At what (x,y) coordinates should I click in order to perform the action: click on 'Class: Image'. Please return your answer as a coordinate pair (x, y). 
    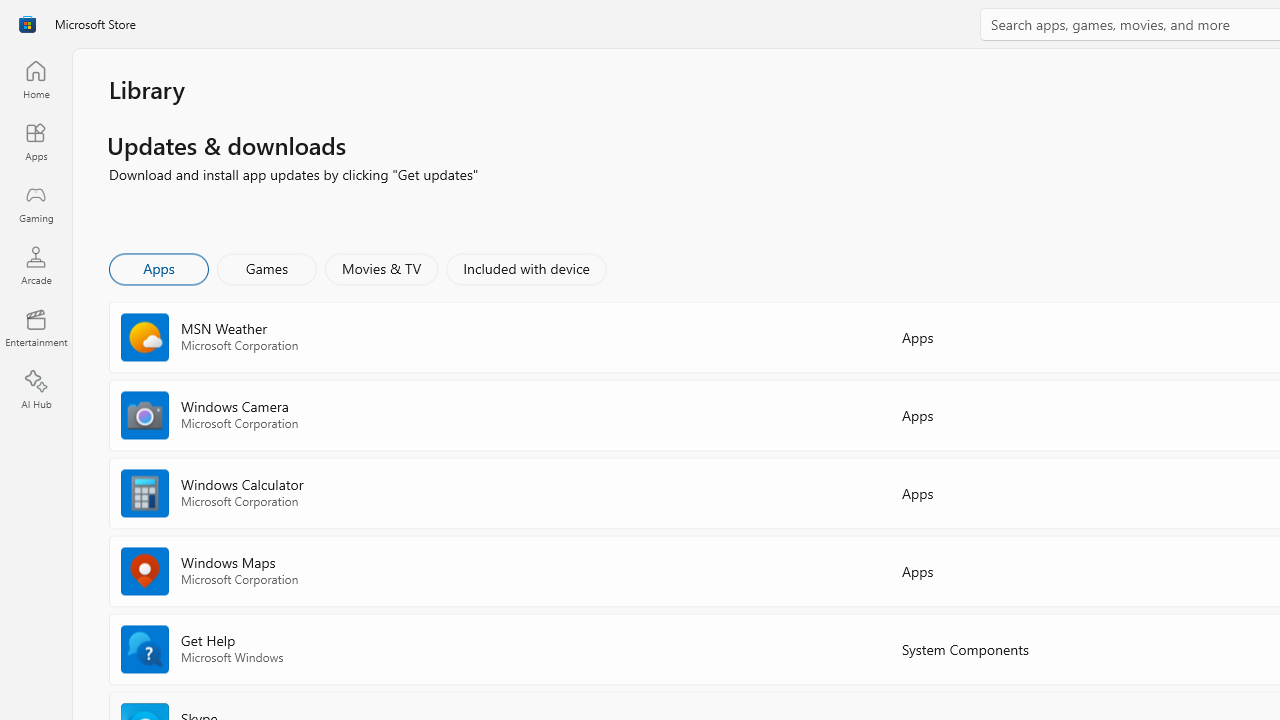
    Looking at the image, I should click on (27, 24).